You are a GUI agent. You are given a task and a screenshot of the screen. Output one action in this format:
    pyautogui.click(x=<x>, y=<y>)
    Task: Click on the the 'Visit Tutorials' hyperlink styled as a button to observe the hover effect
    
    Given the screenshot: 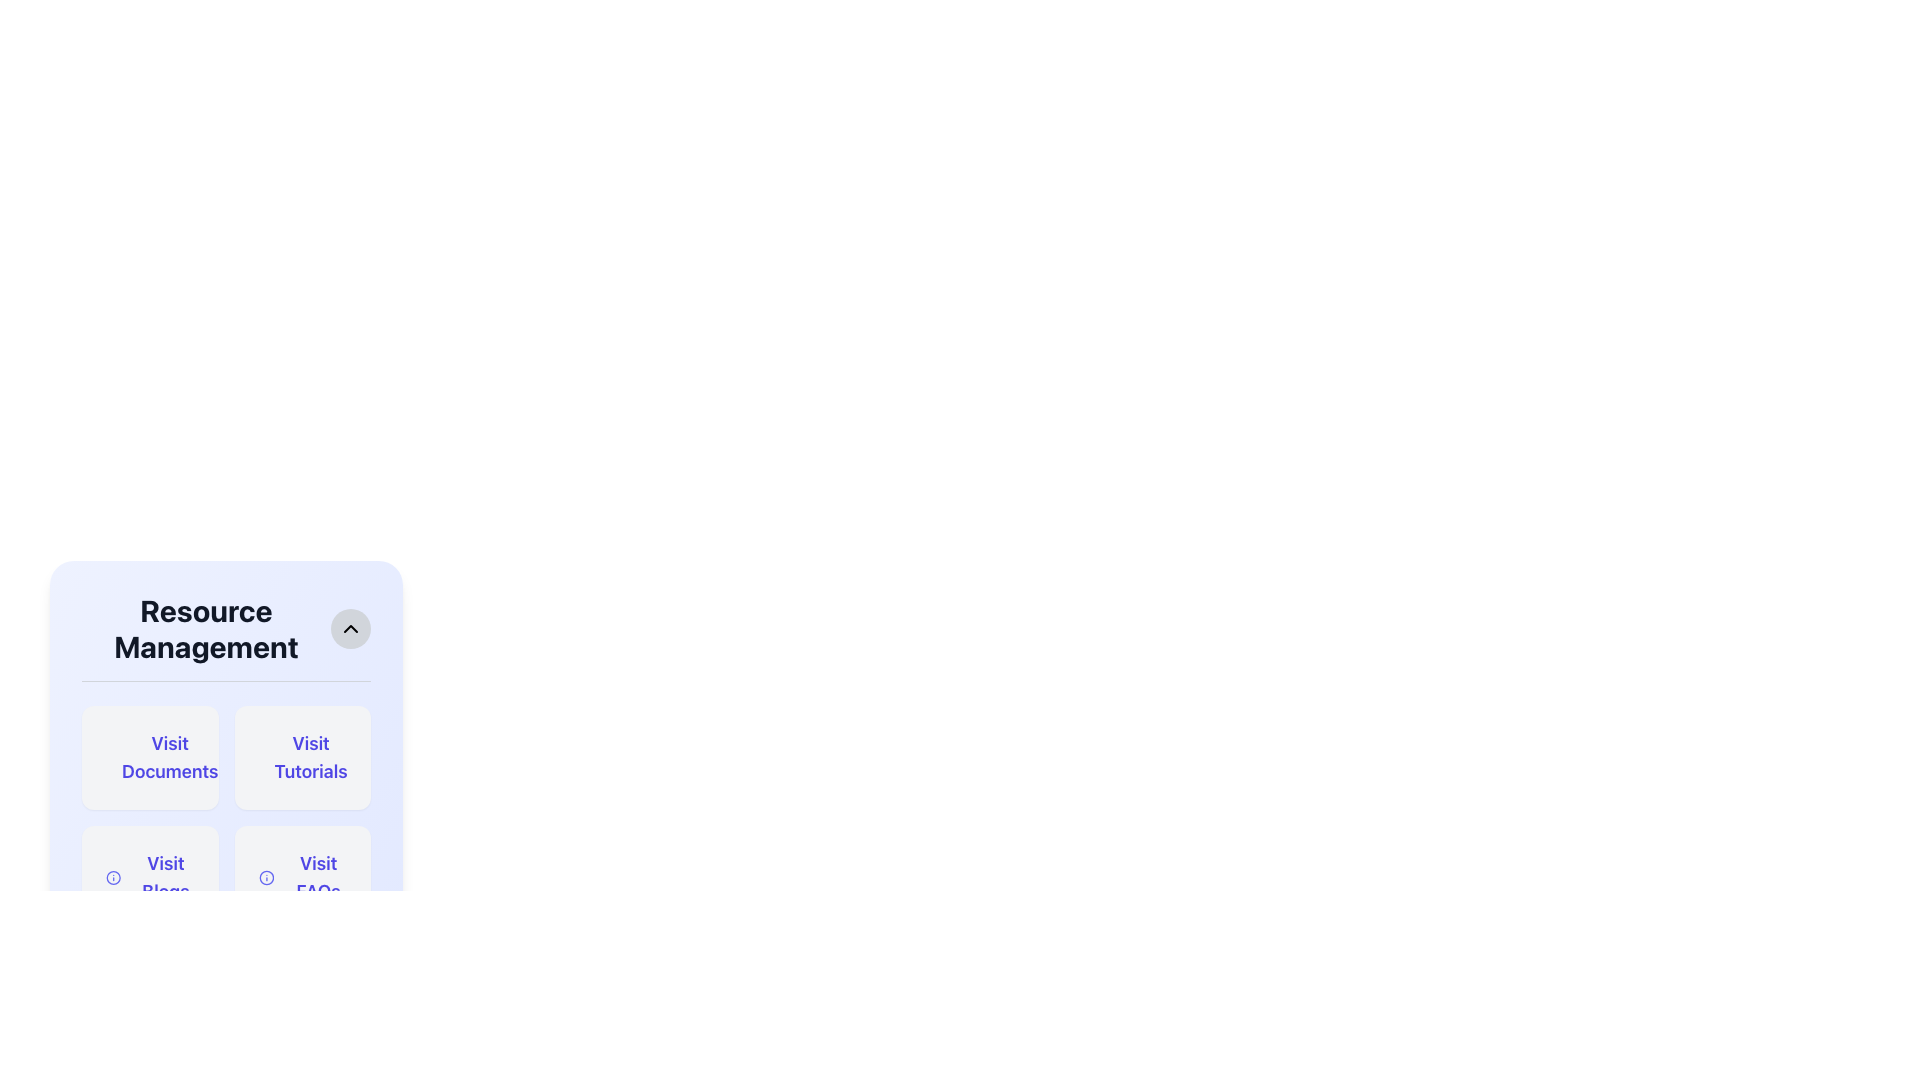 What is the action you would take?
    pyautogui.click(x=310, y=758)
    